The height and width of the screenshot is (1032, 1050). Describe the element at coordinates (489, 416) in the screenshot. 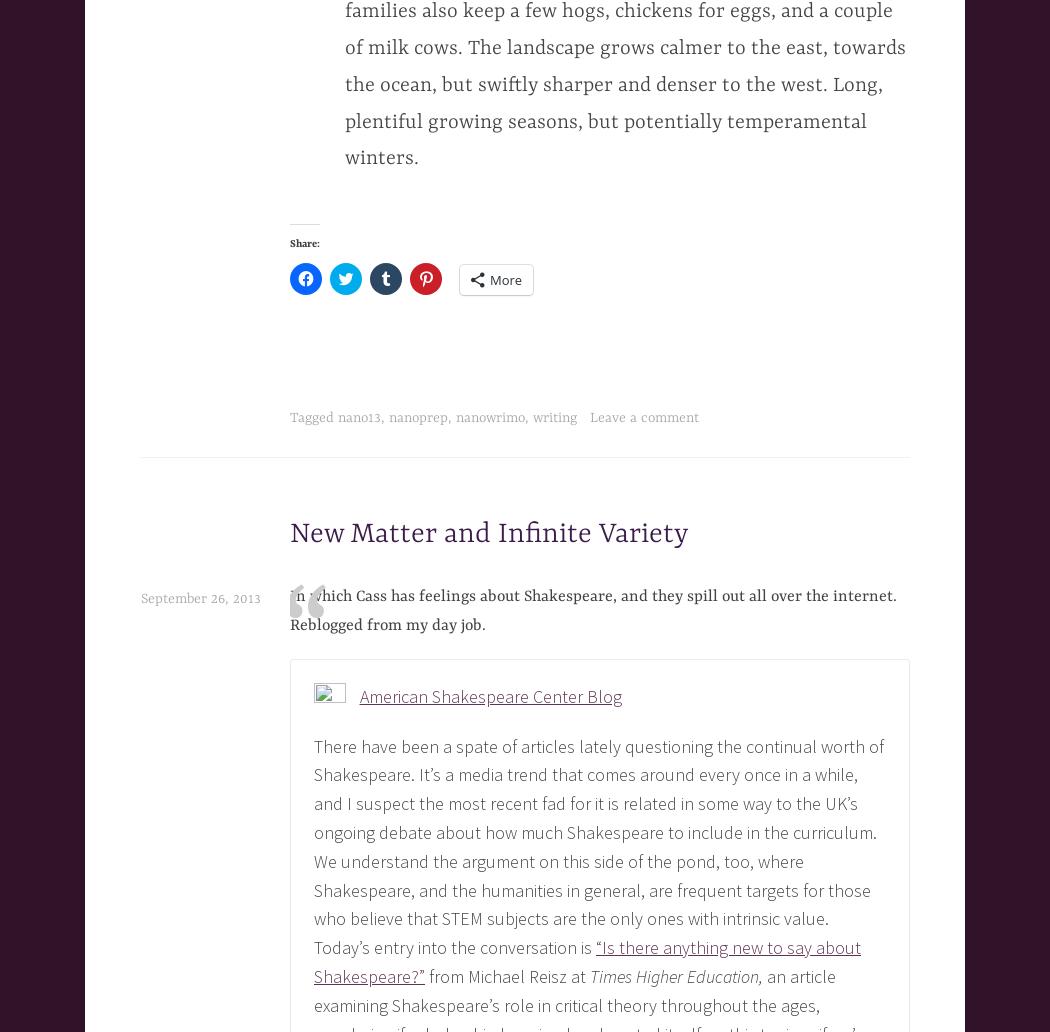

I see `'nanowrimo'` at that location.